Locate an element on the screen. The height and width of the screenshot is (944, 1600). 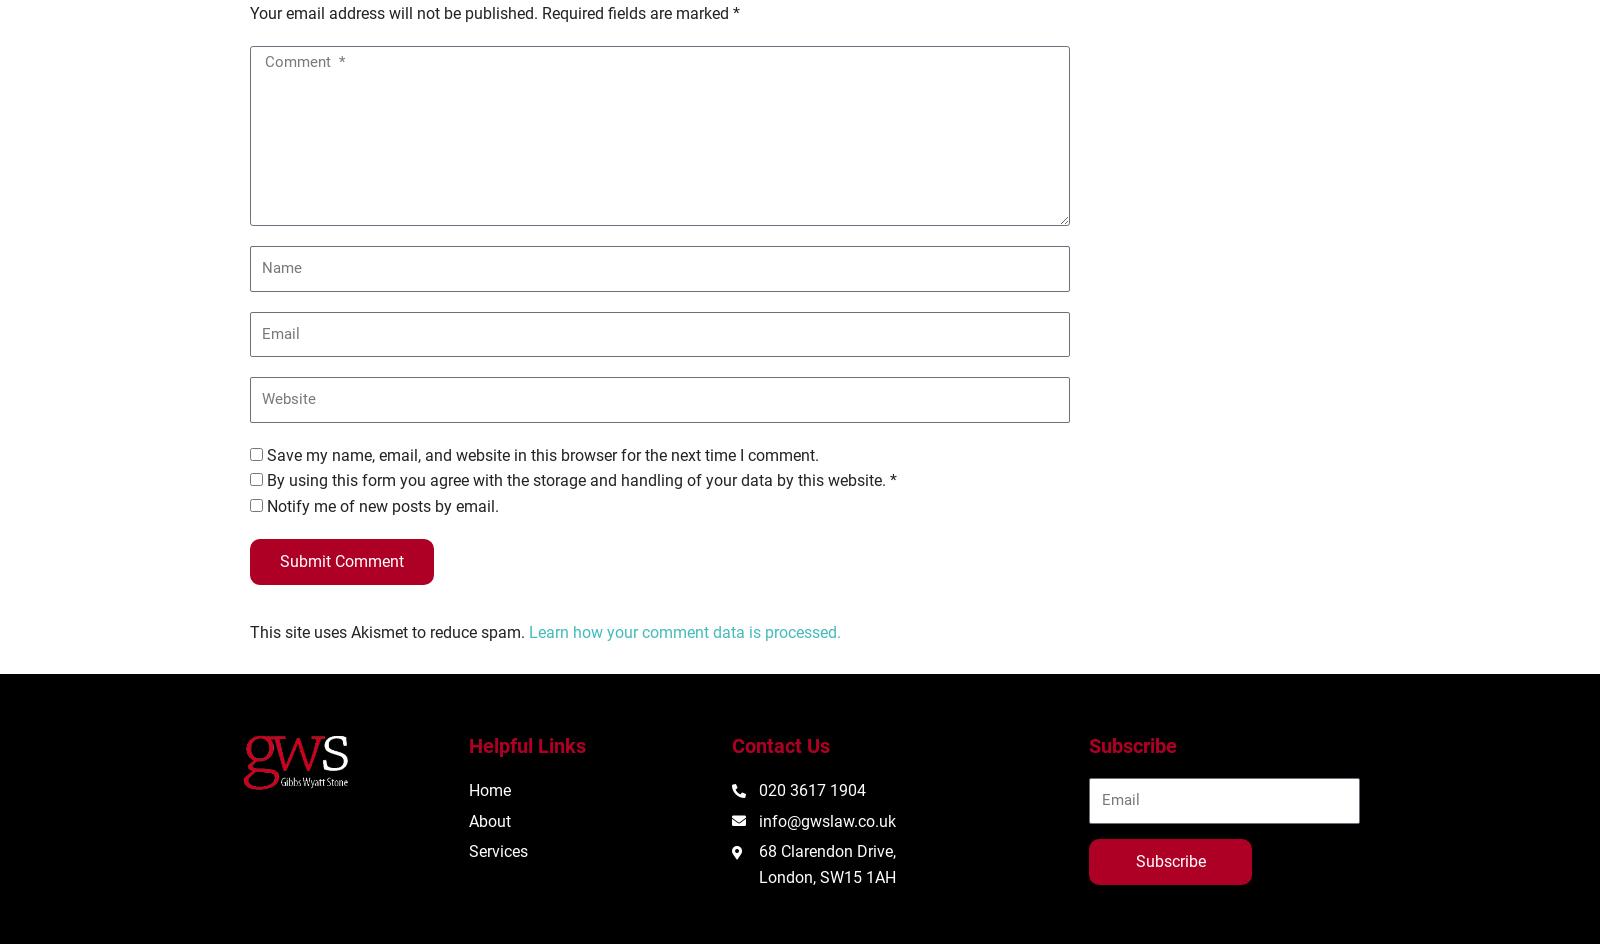
'Your email address will not be published. Required fields are marked *' is located at coordinates (494, 12).